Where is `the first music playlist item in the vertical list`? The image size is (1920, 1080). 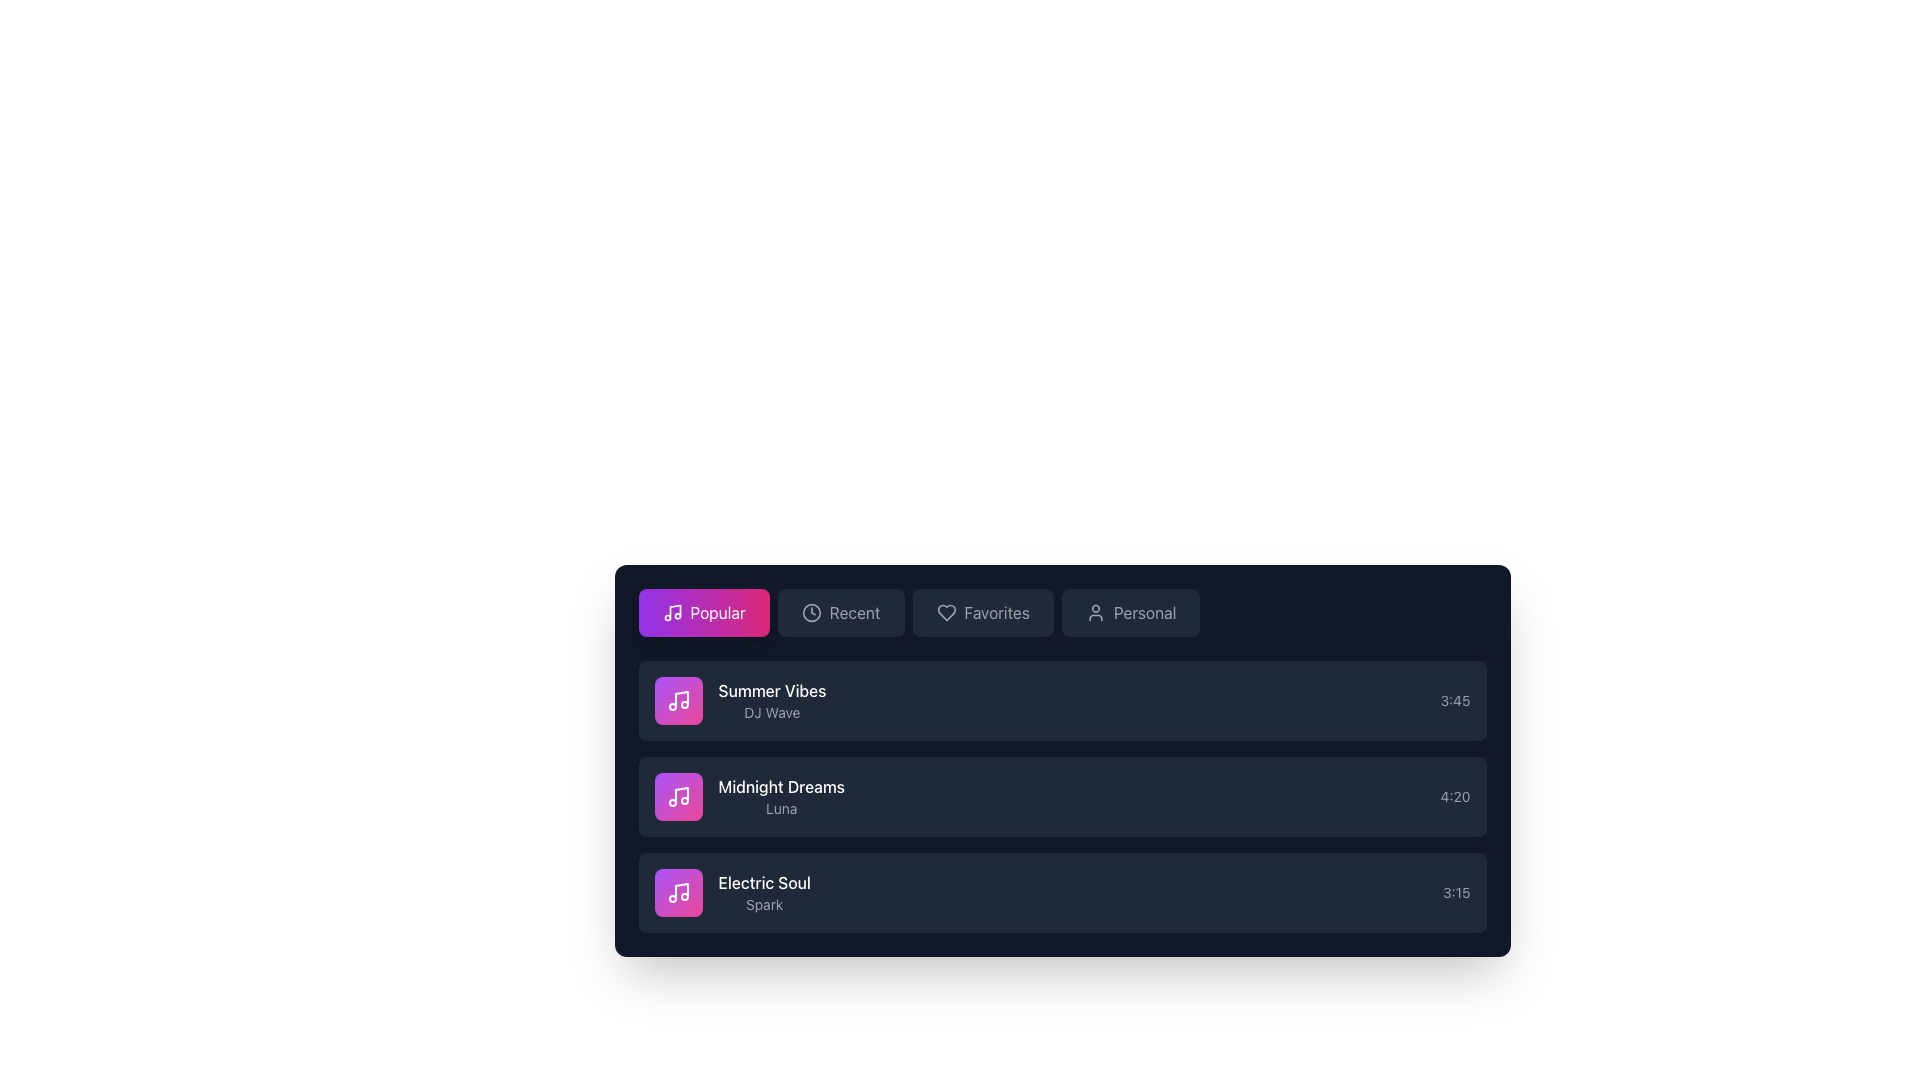
the first music playlist item in the vertical list is located at coordinates (1061, 700).